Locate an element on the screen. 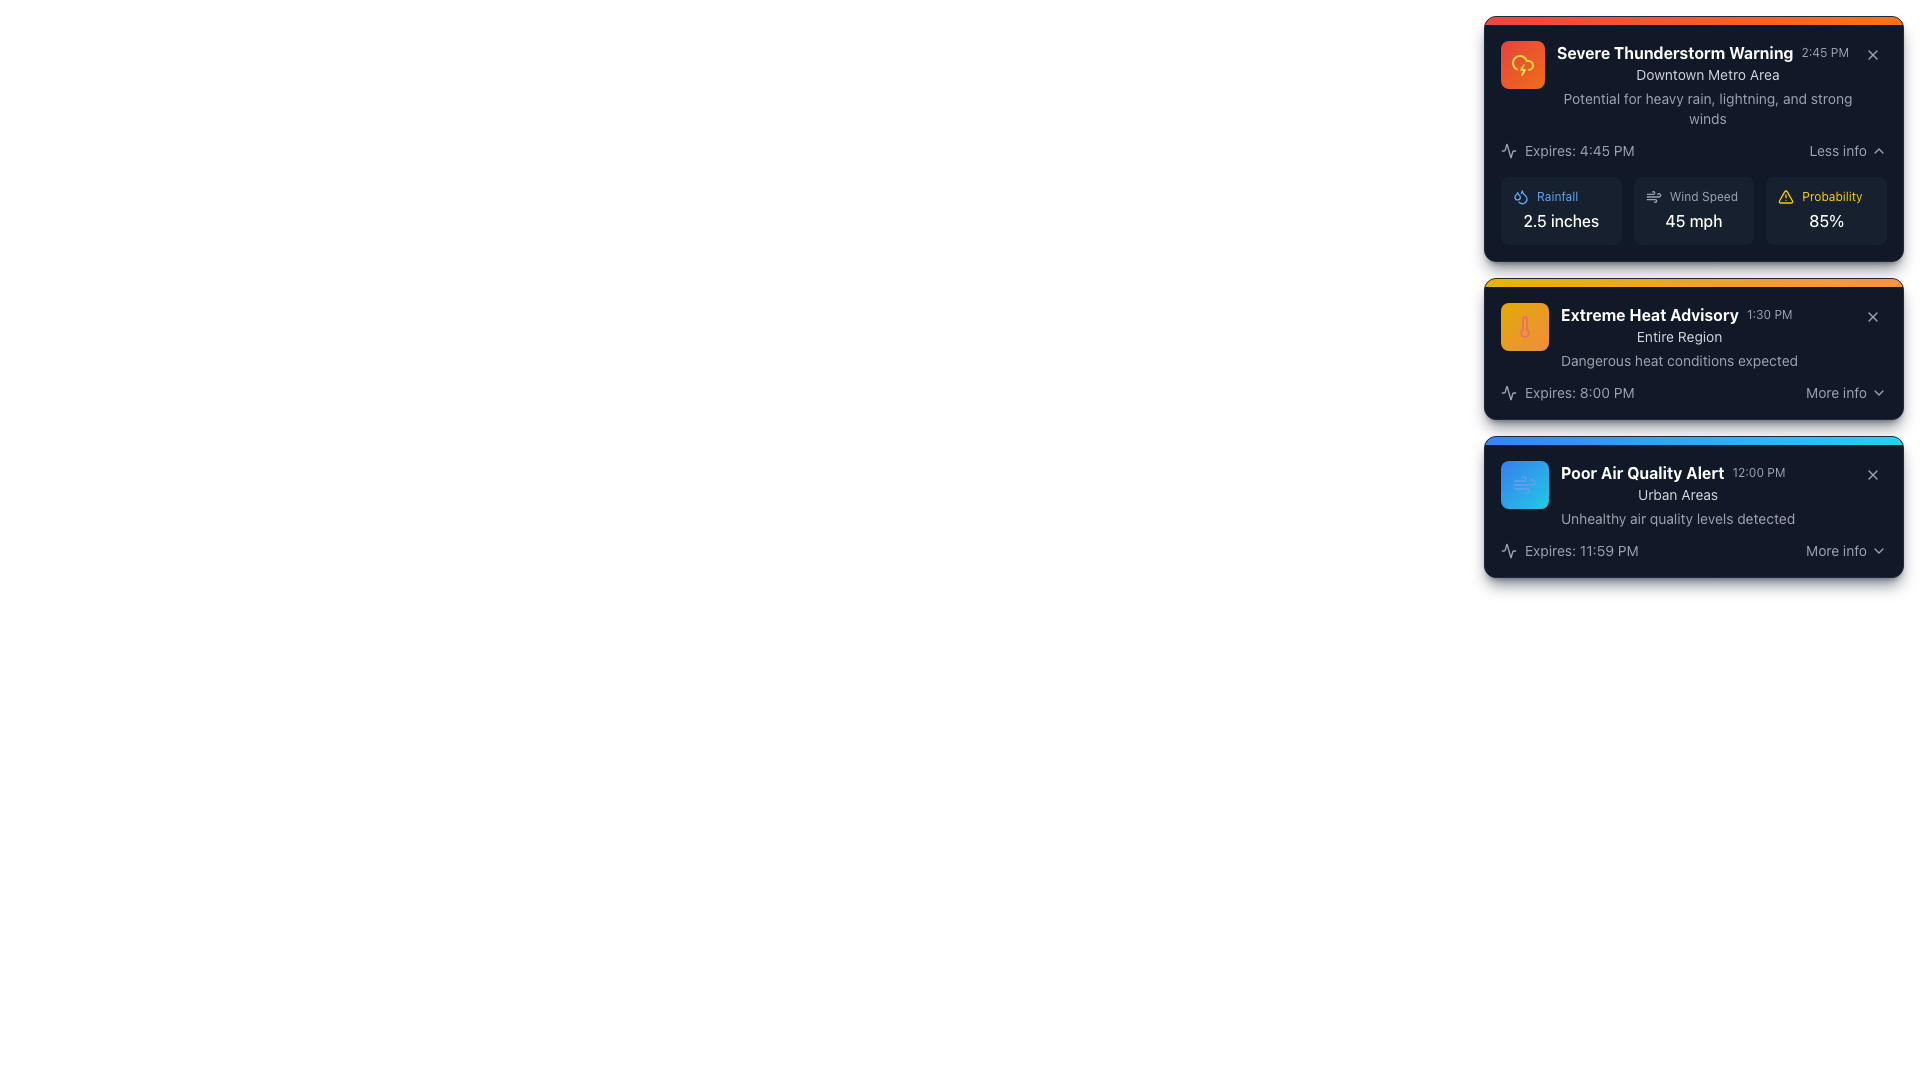  the Text Label displaying the wind speed value in miles per hour, located at the bottom right of the 'Wind Speed' section within a card-style component is located at coordinates (1693, 220).